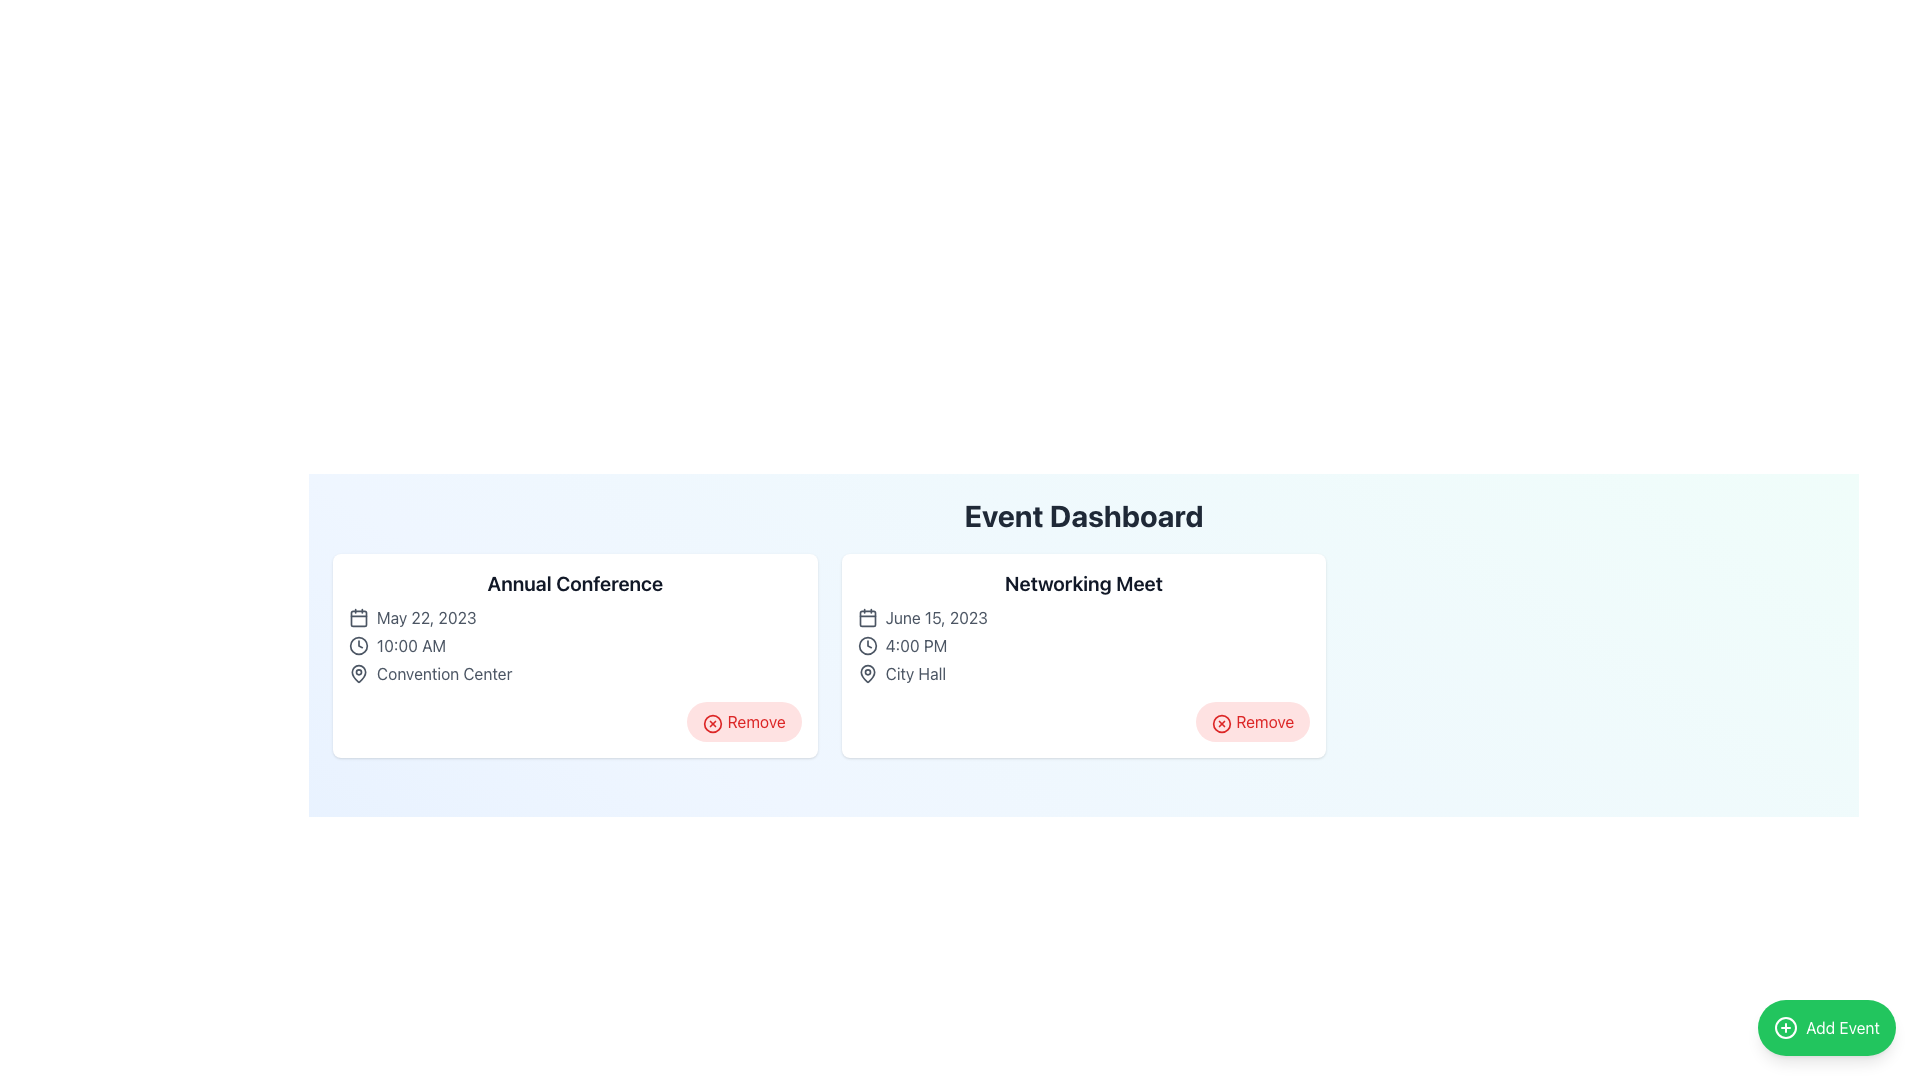 This screenshot has height=1080, width=1920. I want to click on the graphical icon within the 'Add Event' button, which is green and located at the bottom-right corner of the interface, specifically to the left of the text that reads 'Add Event', so click(1786, 1028).